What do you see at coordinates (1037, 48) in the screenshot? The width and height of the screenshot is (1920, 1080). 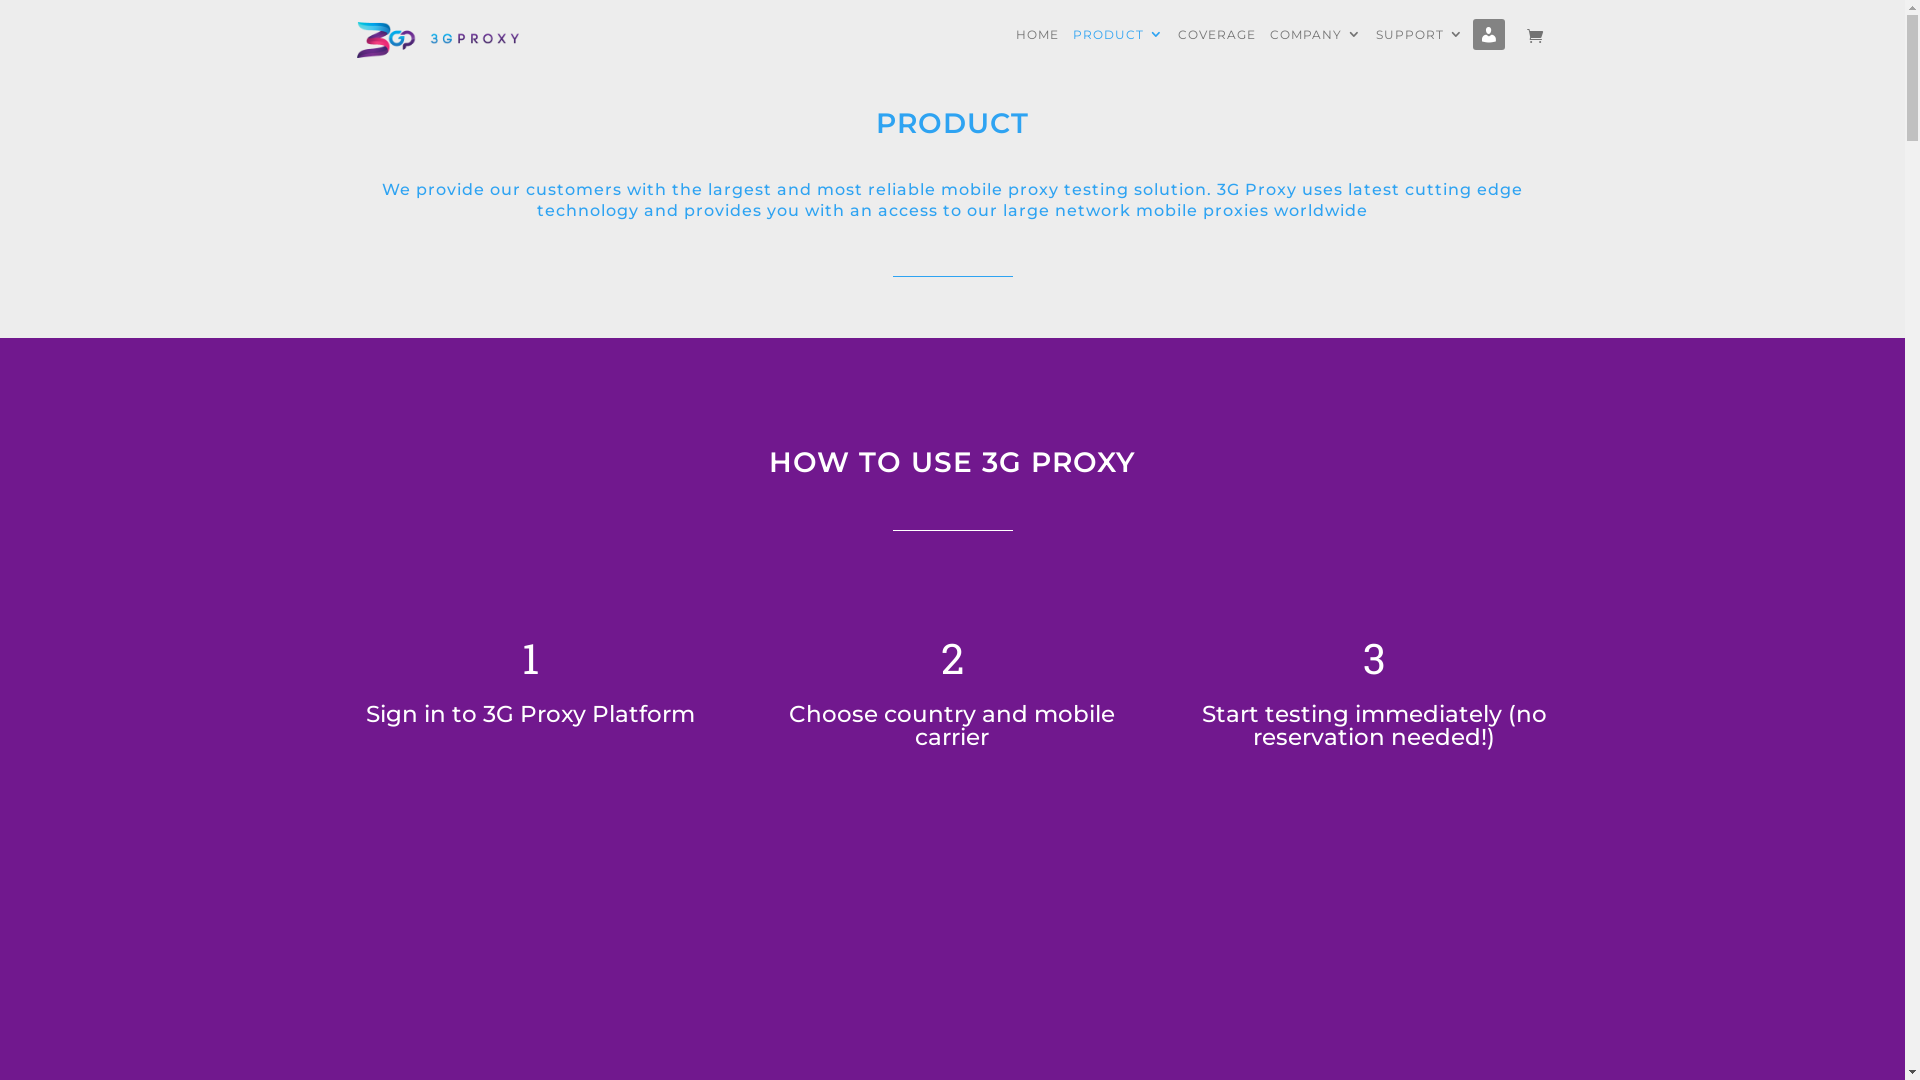 I see `'HOME'` at bounding box center [1037, 48].